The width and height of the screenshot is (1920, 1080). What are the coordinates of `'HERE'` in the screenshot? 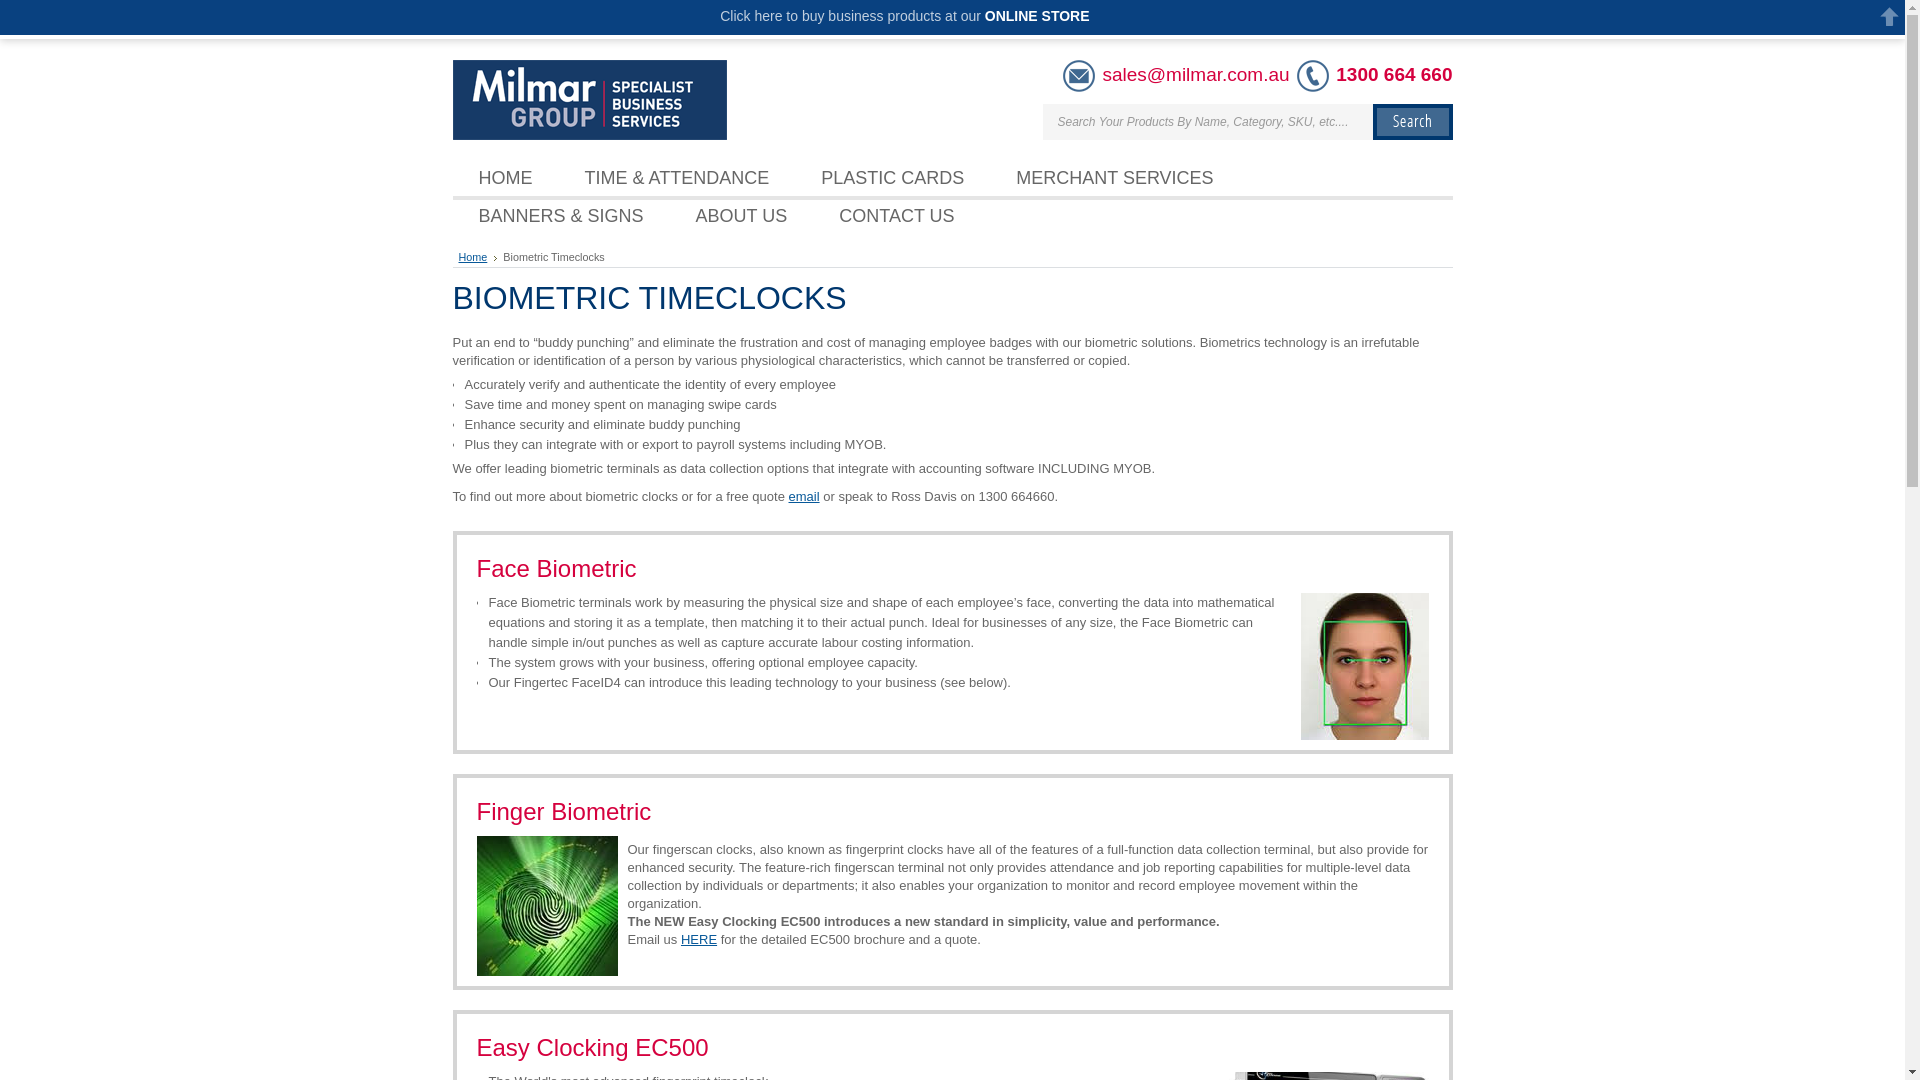 It's located at (681, 939).